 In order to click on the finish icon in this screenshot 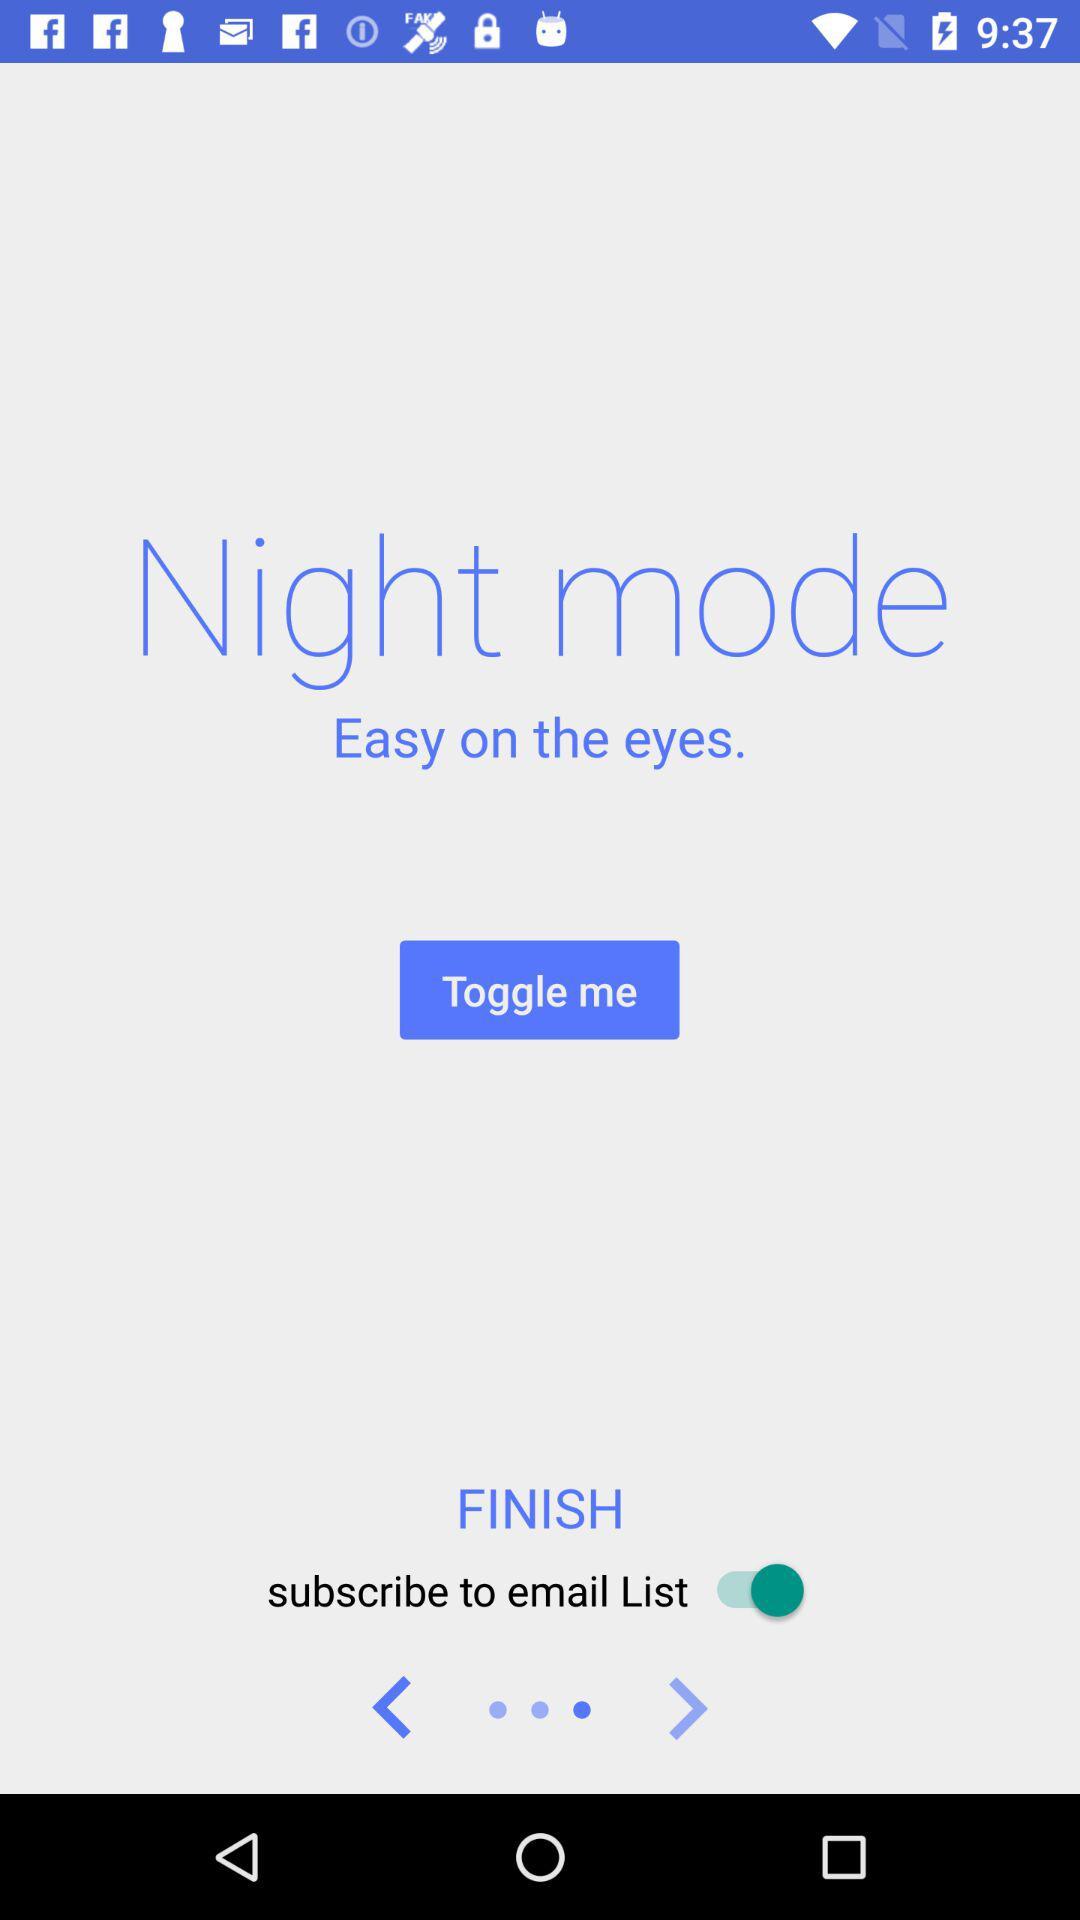, I will do `click(540, 1507)`.